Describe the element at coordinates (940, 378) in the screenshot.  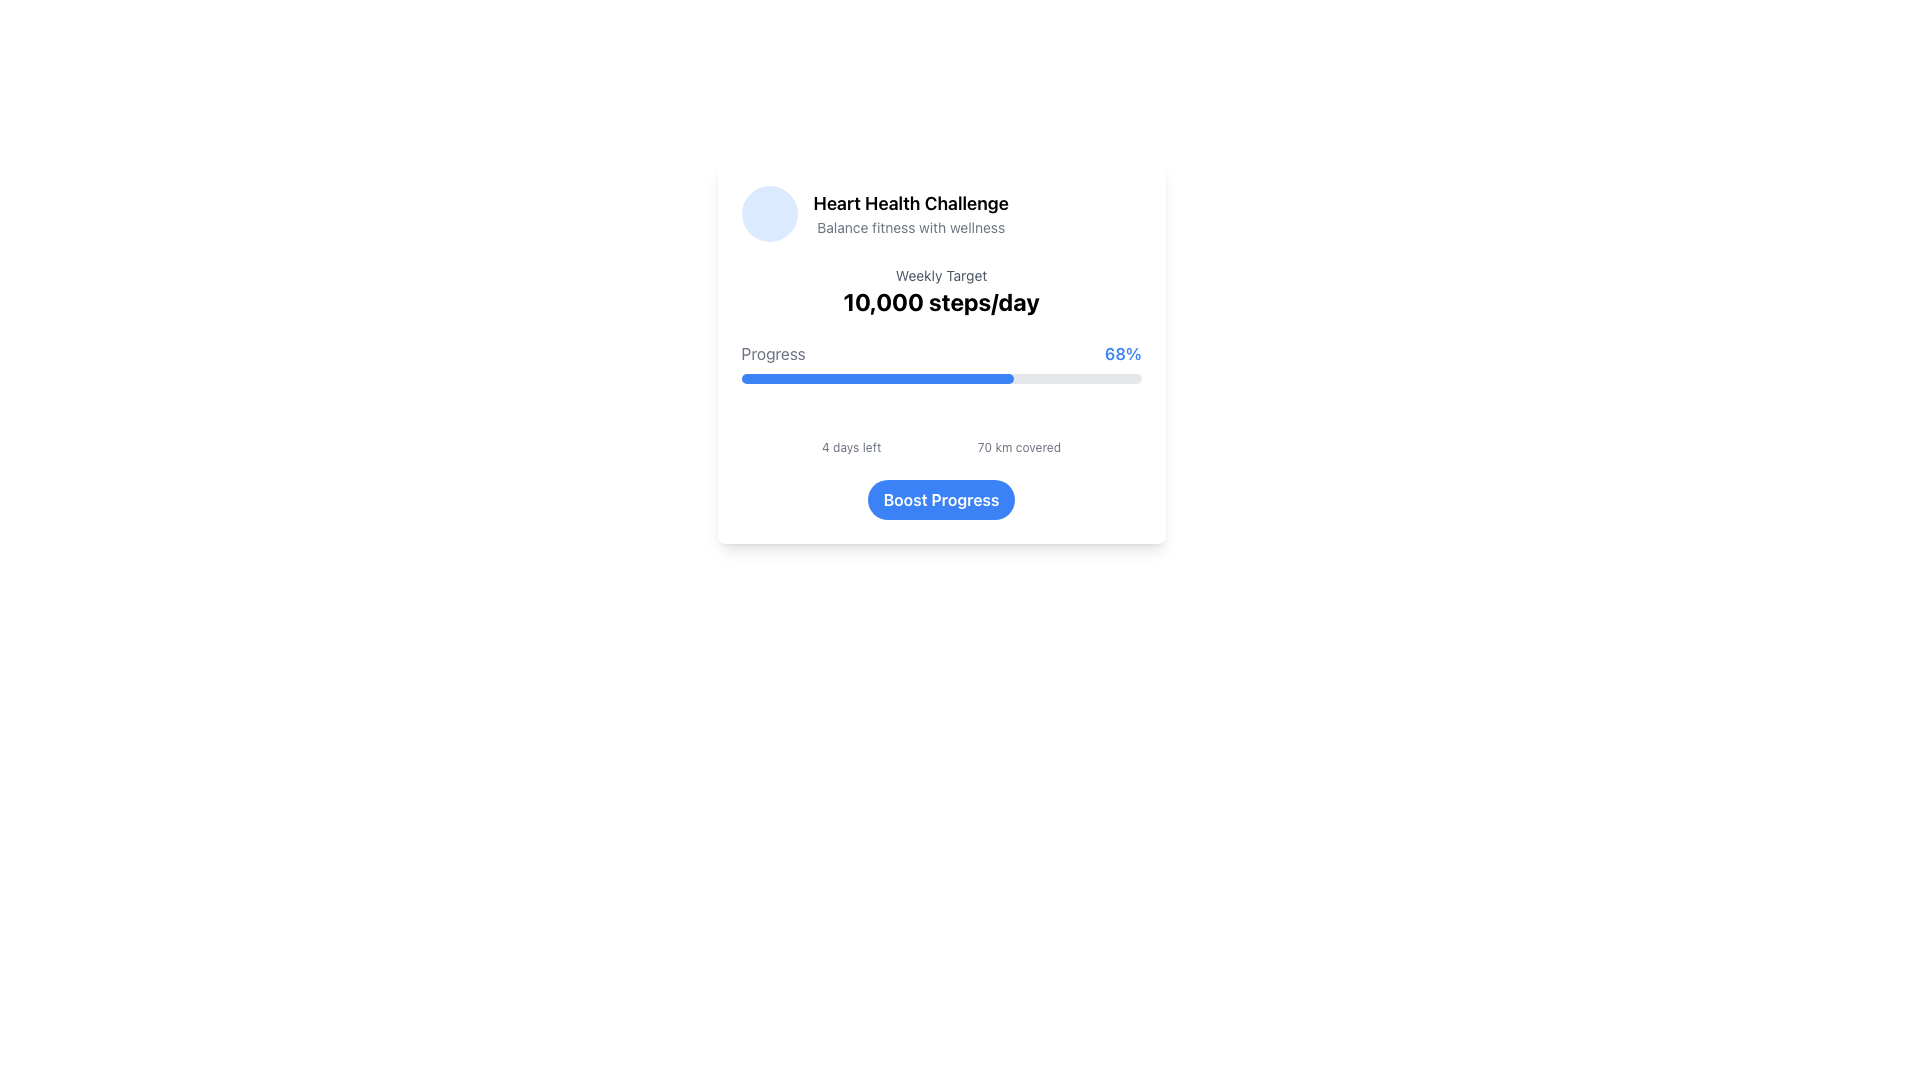
I see `the ProgressBar that visually represents the completion percentage of a task, positioned below the text 'Progress' and '68%'` at that location.